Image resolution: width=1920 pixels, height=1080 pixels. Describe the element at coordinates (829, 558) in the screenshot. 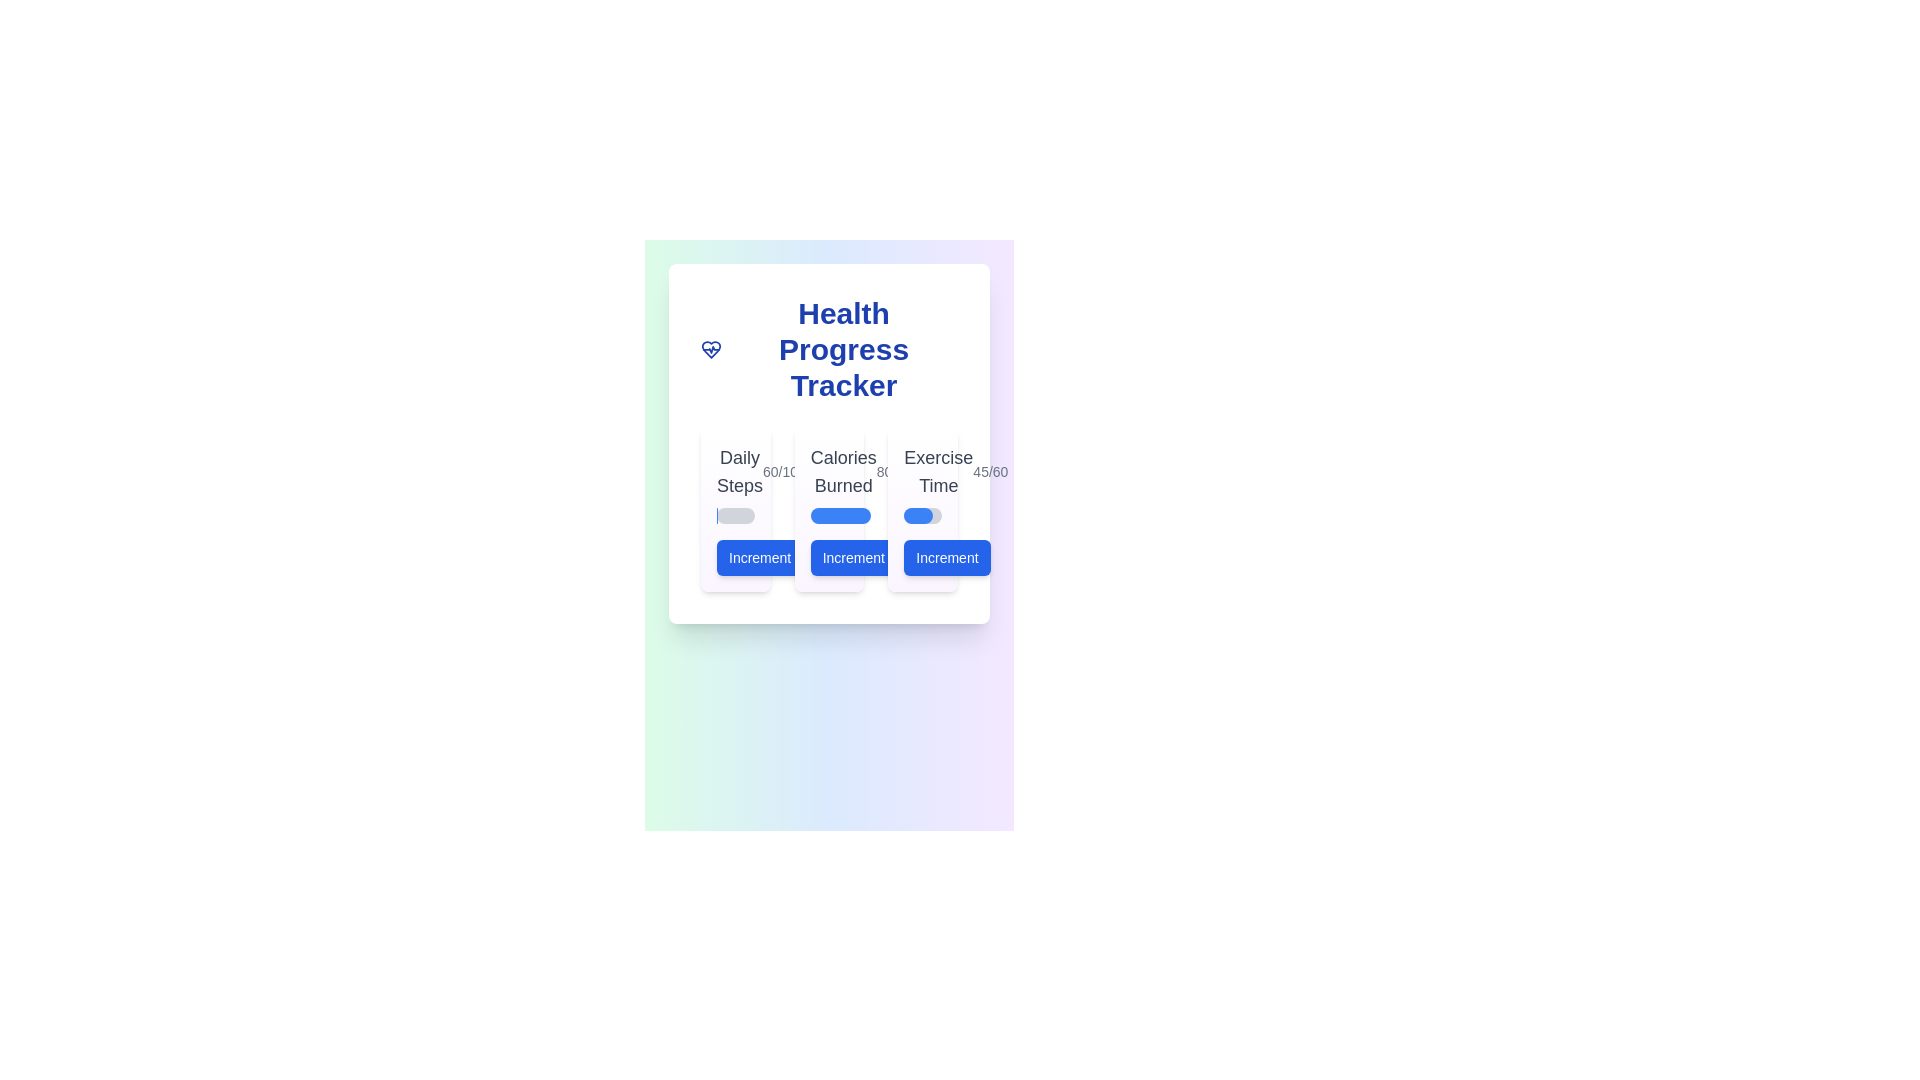

I see `the second 'Increment' button in the 'Calories Burned' section` at that location.